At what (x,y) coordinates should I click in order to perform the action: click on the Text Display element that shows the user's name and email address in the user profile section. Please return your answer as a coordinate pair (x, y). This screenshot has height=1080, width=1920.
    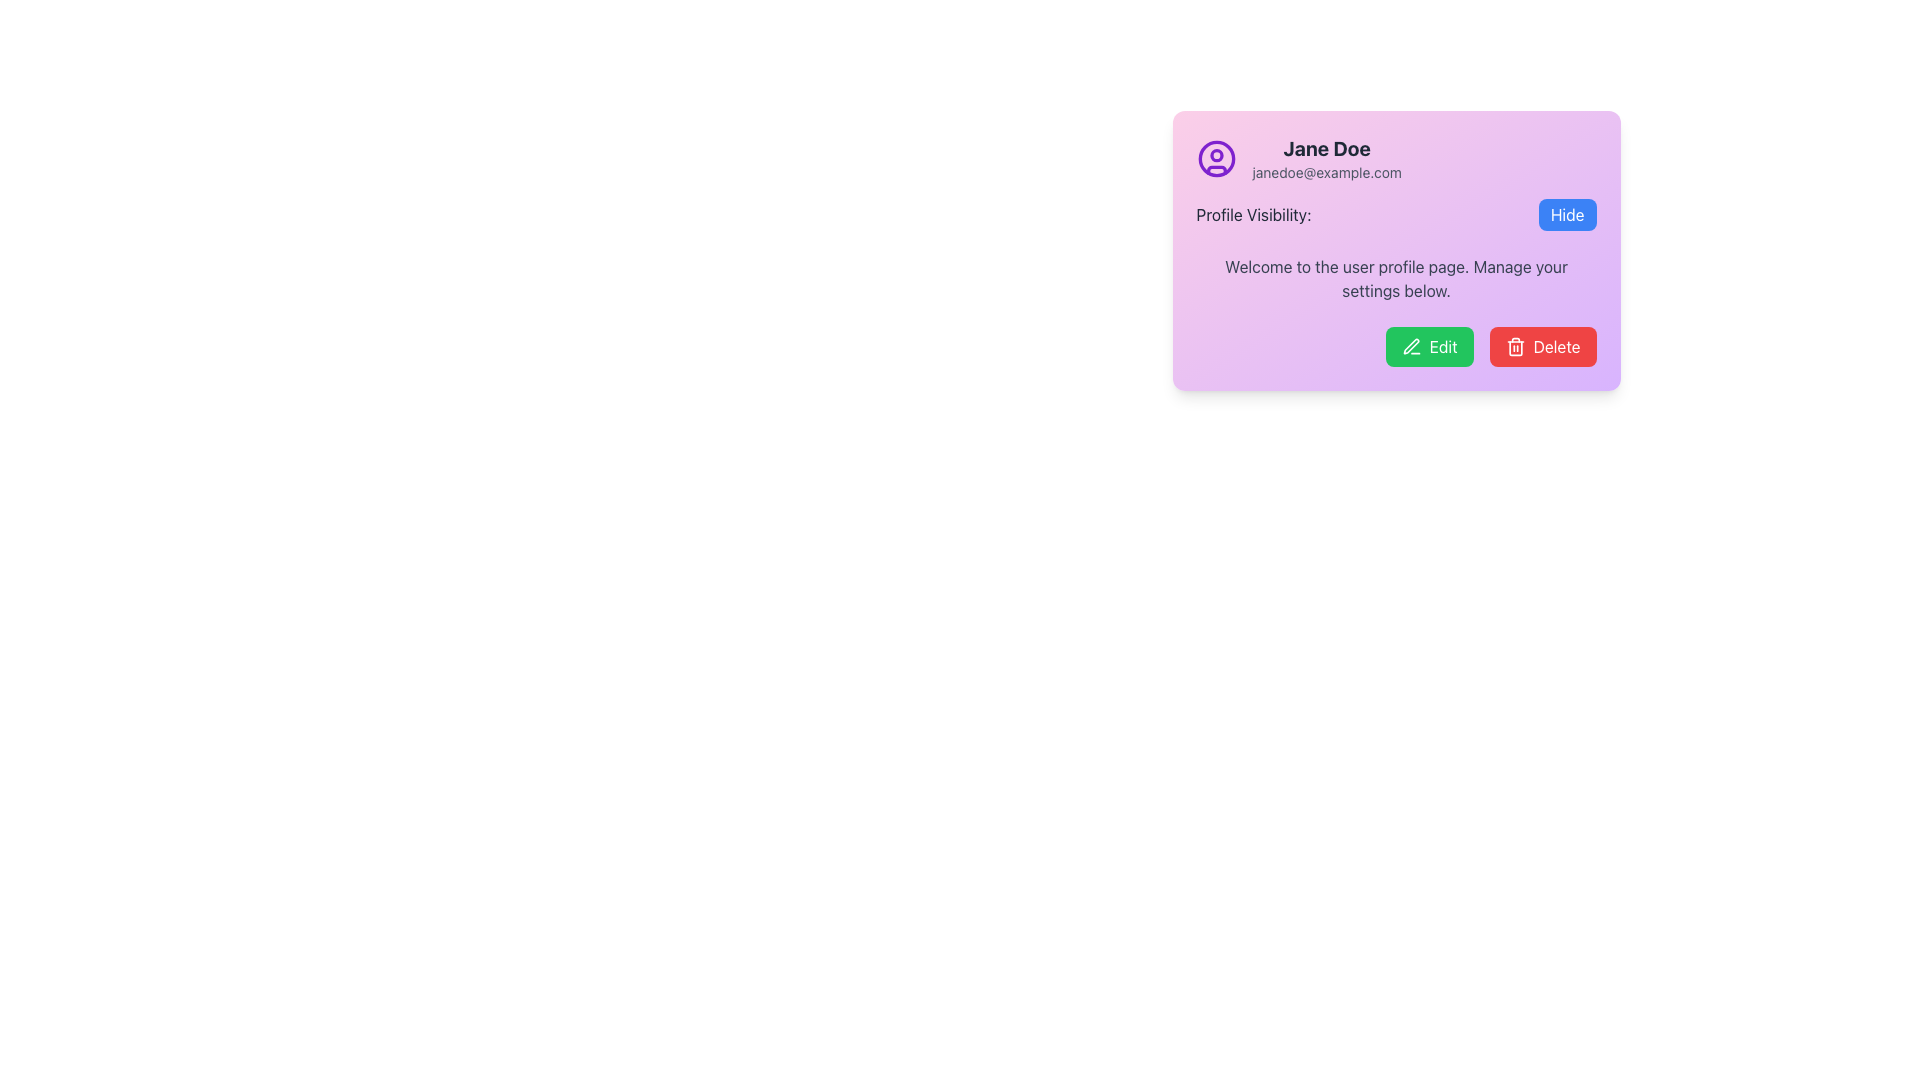
    Looking at the image, I should click on (1327, 157).